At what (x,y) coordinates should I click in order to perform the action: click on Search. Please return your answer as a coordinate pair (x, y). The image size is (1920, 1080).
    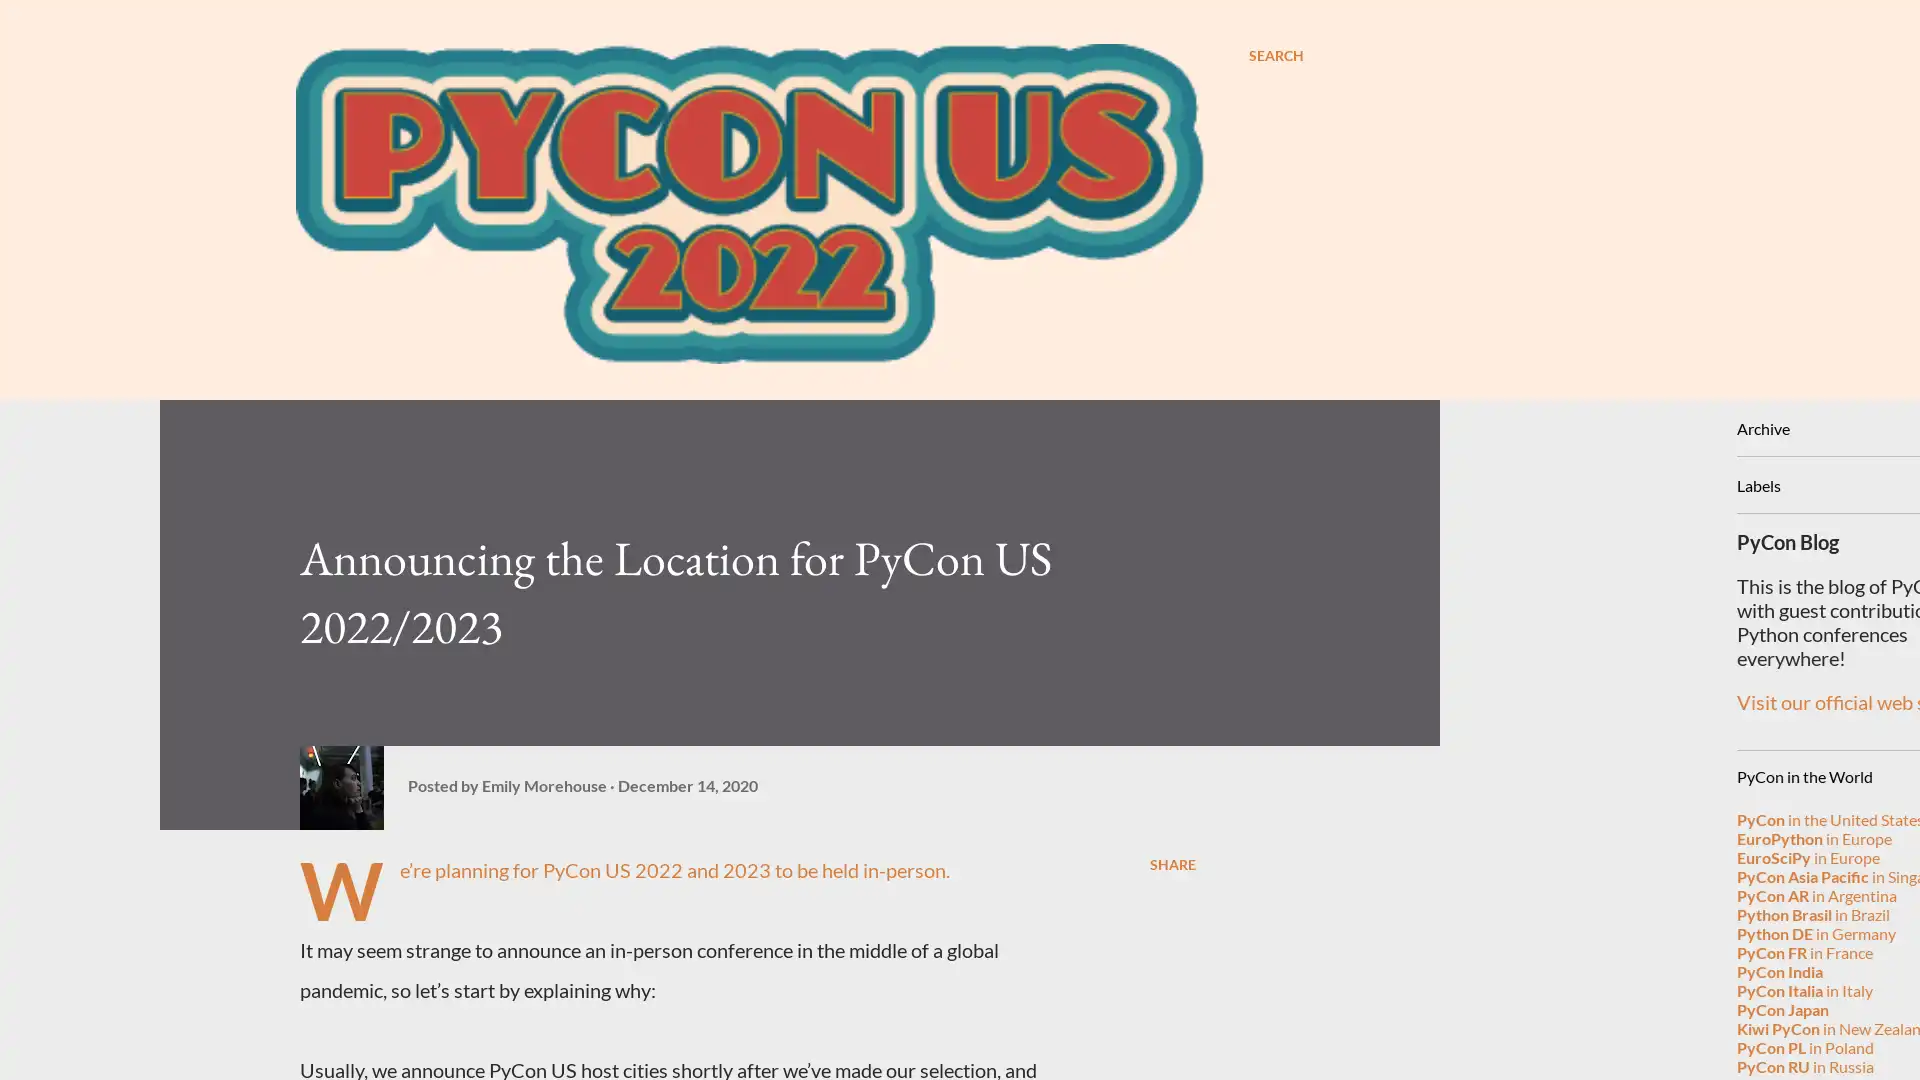
    Looking at the image, I should click on (1275, 55).